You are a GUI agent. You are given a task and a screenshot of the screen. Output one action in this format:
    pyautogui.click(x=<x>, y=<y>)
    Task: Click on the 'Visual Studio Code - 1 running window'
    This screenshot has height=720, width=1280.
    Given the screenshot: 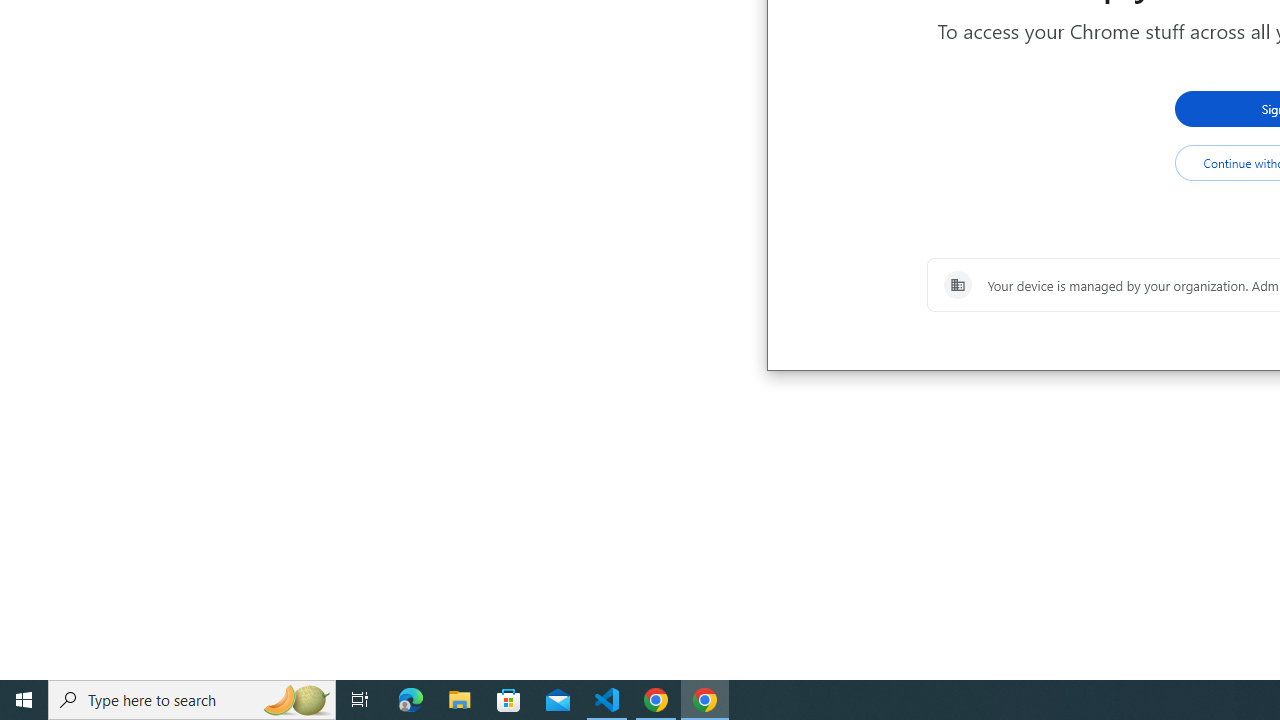 What is the action you would take?
    pyautogui.click(x=606, y=698)
    